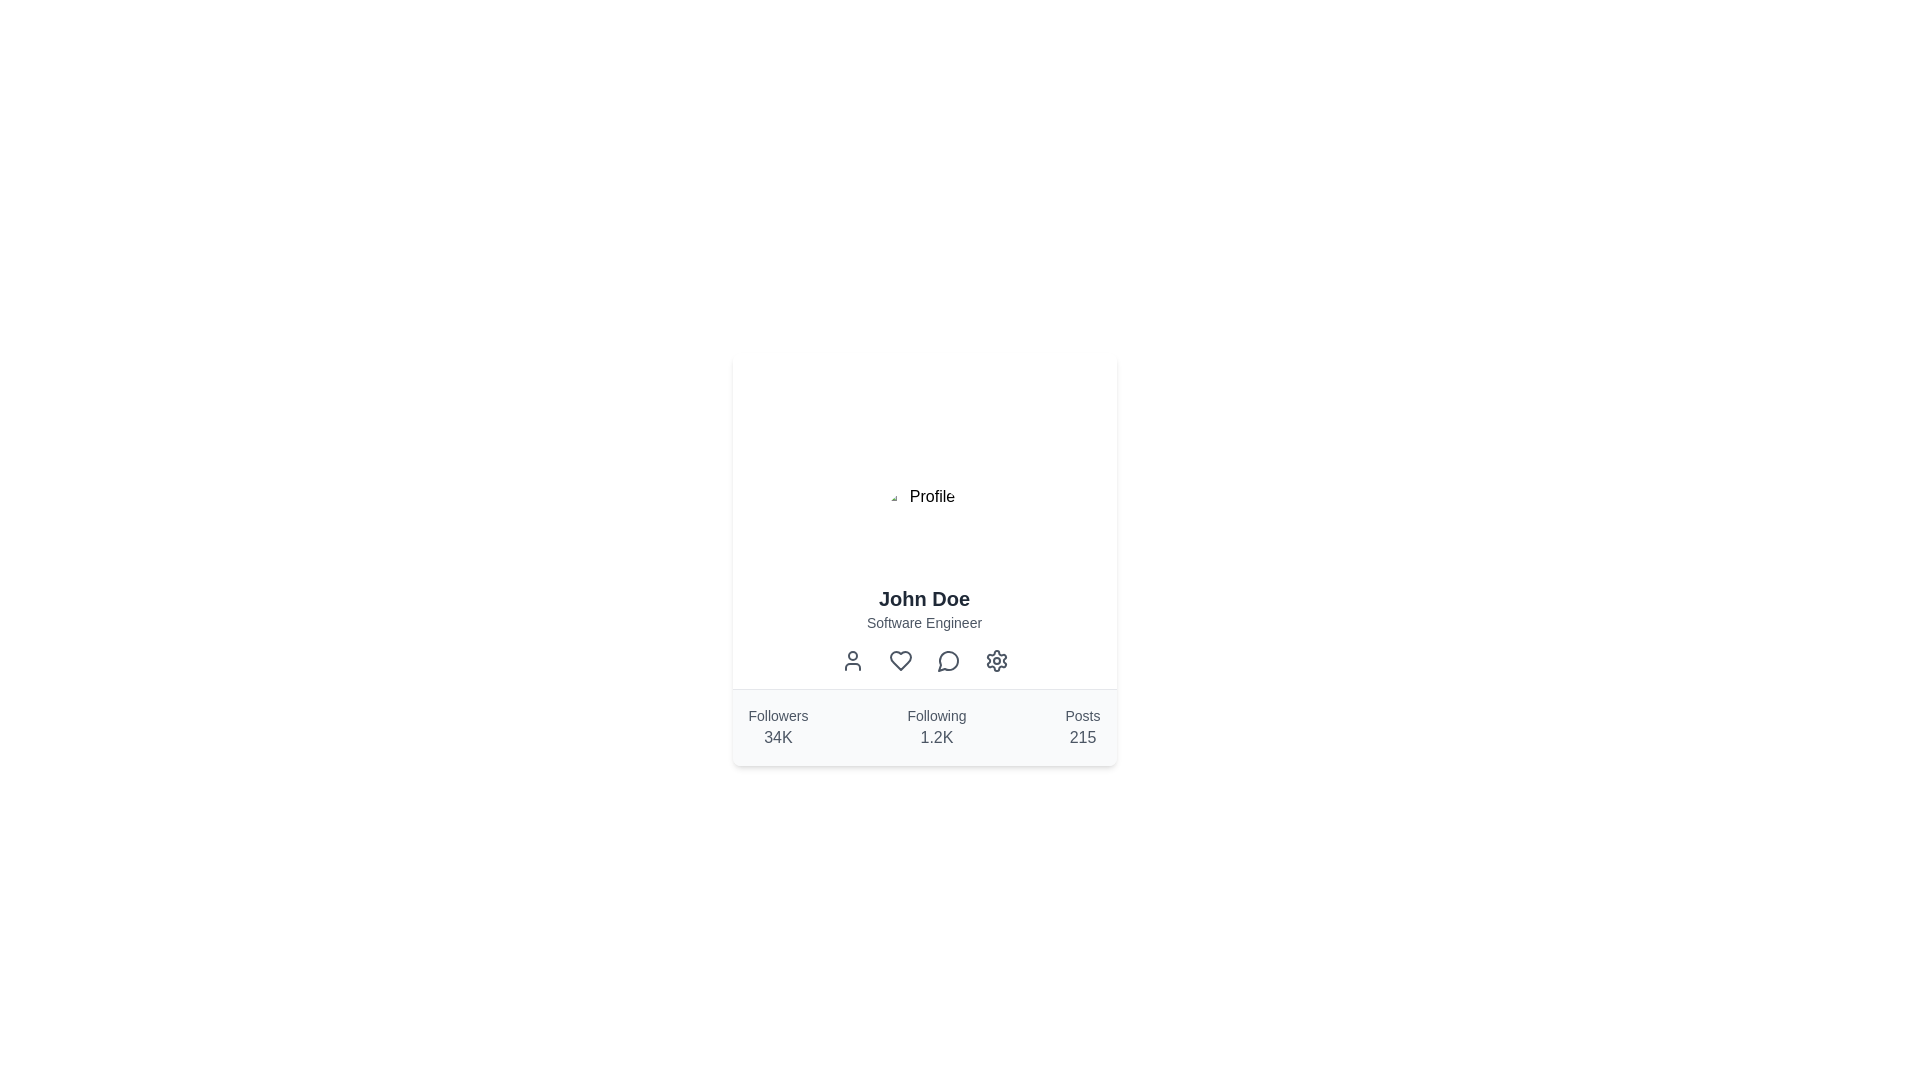 This screenshot has width=1920, height=1080. Describe the element at coordinates (777, 728) in the screenshot. I see `the static text display showing the followers count labeled 'Followers' with the value '34K' positioned at the bottom left of the metrics row` at that location.